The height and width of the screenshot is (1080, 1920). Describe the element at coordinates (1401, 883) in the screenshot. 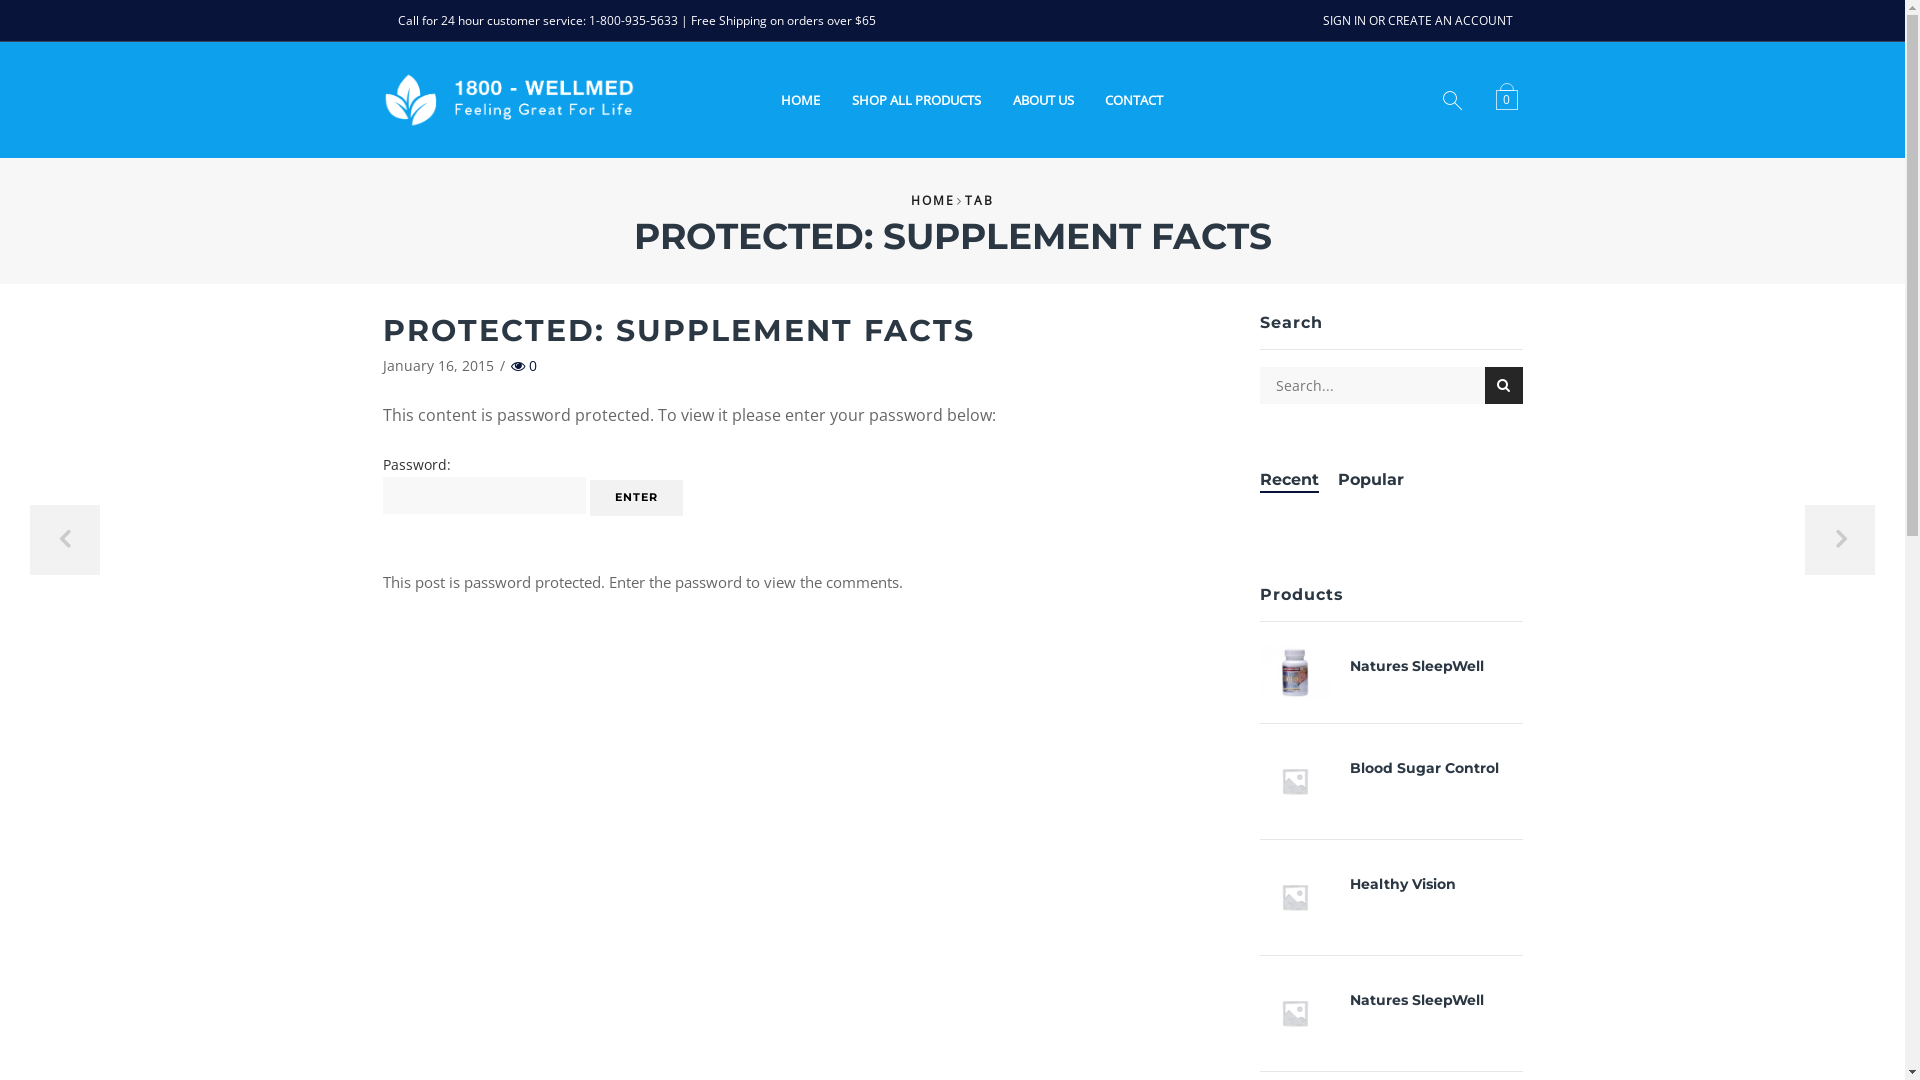

I see `'Healthy Vision'` at that location.